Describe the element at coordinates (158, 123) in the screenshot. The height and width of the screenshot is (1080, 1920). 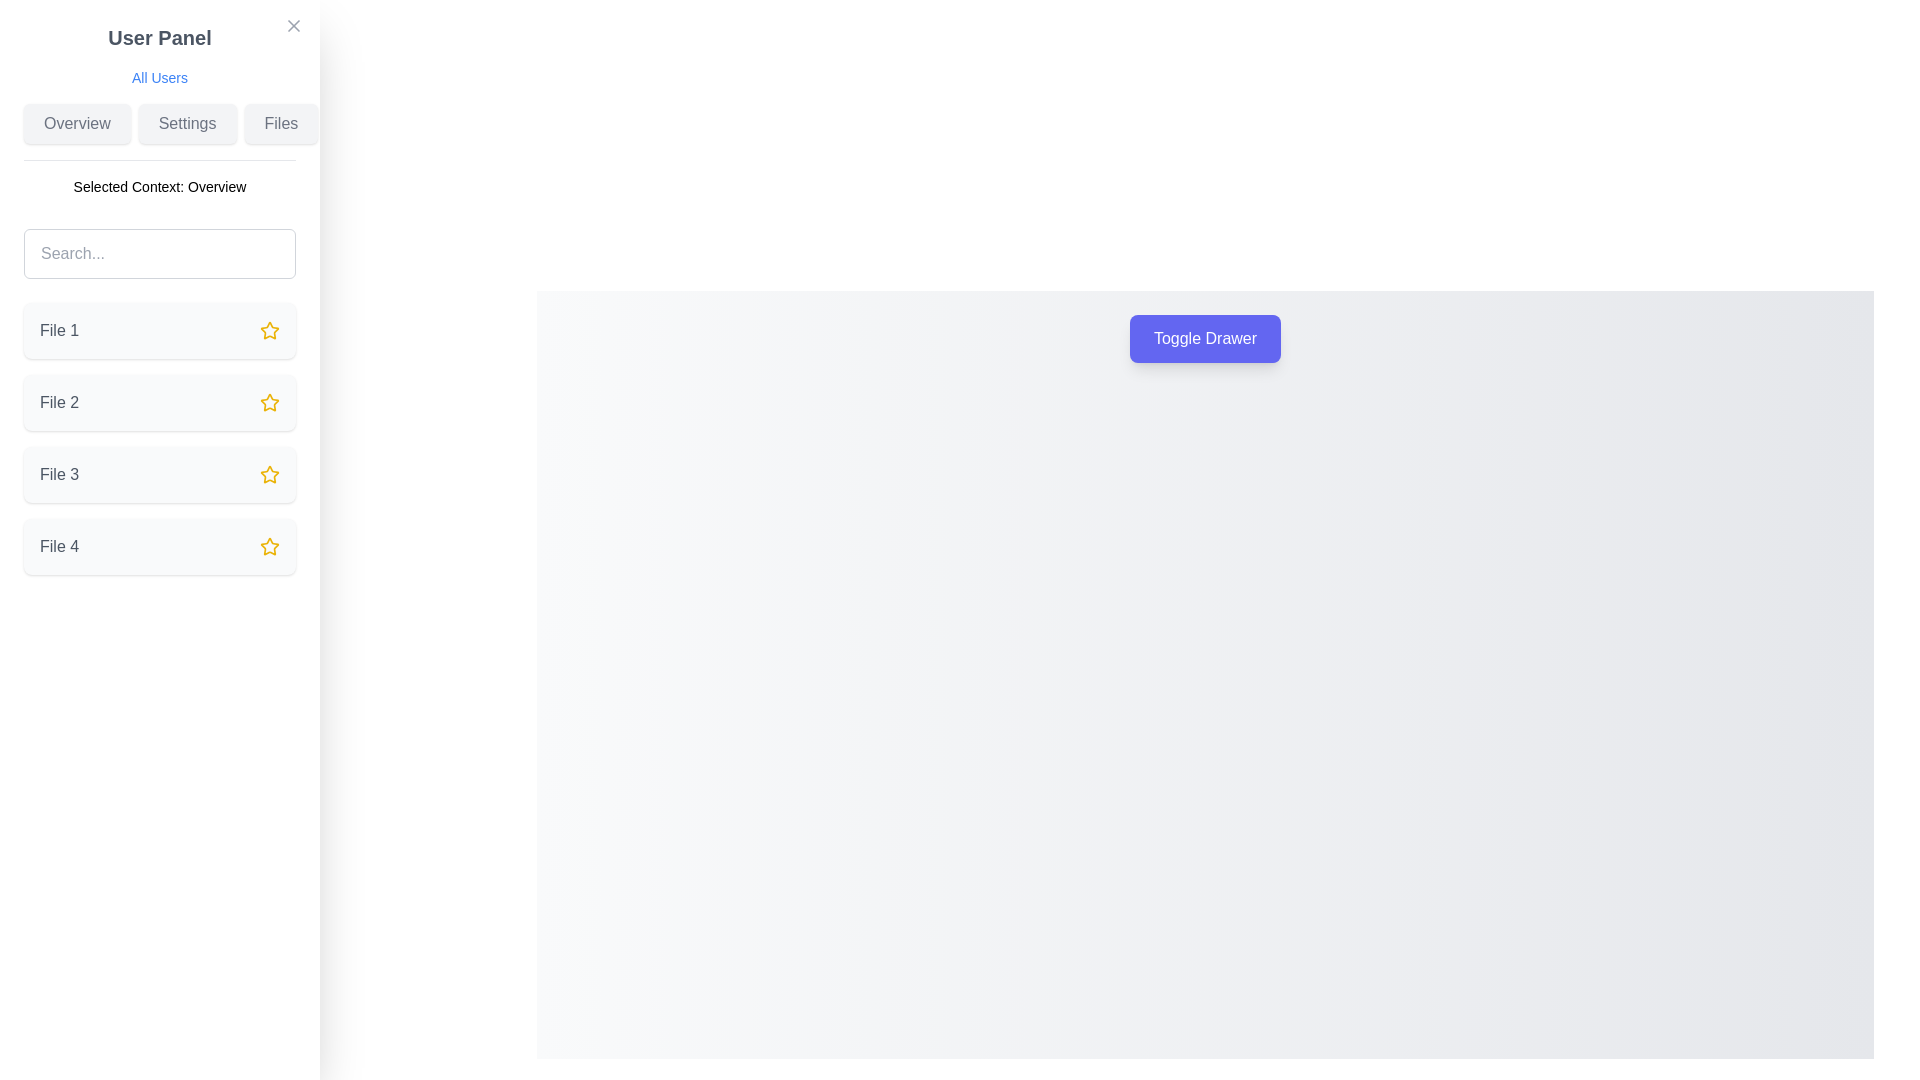
I see `the 'Settings' button, which is the second button in a group of three at the top section of the 'User Panel'` at that location.